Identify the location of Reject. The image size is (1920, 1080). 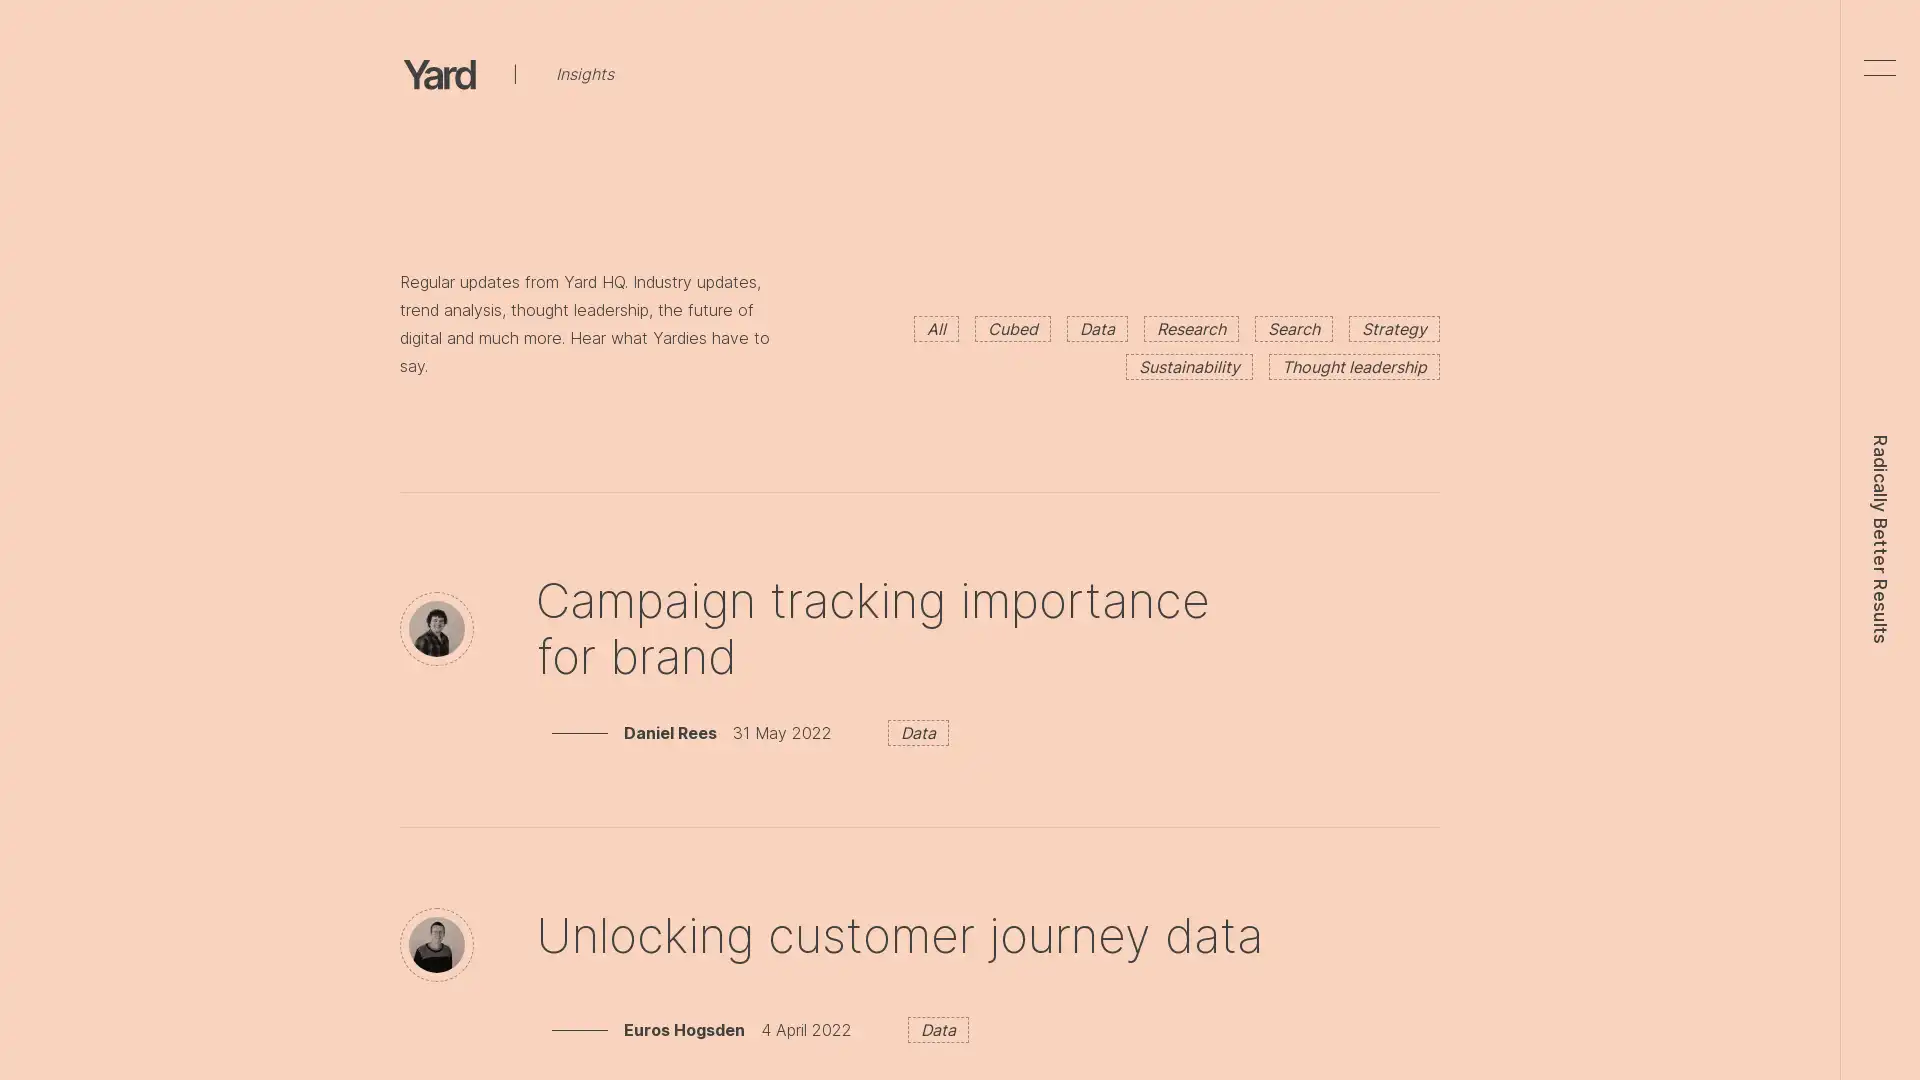
(1288, 46).